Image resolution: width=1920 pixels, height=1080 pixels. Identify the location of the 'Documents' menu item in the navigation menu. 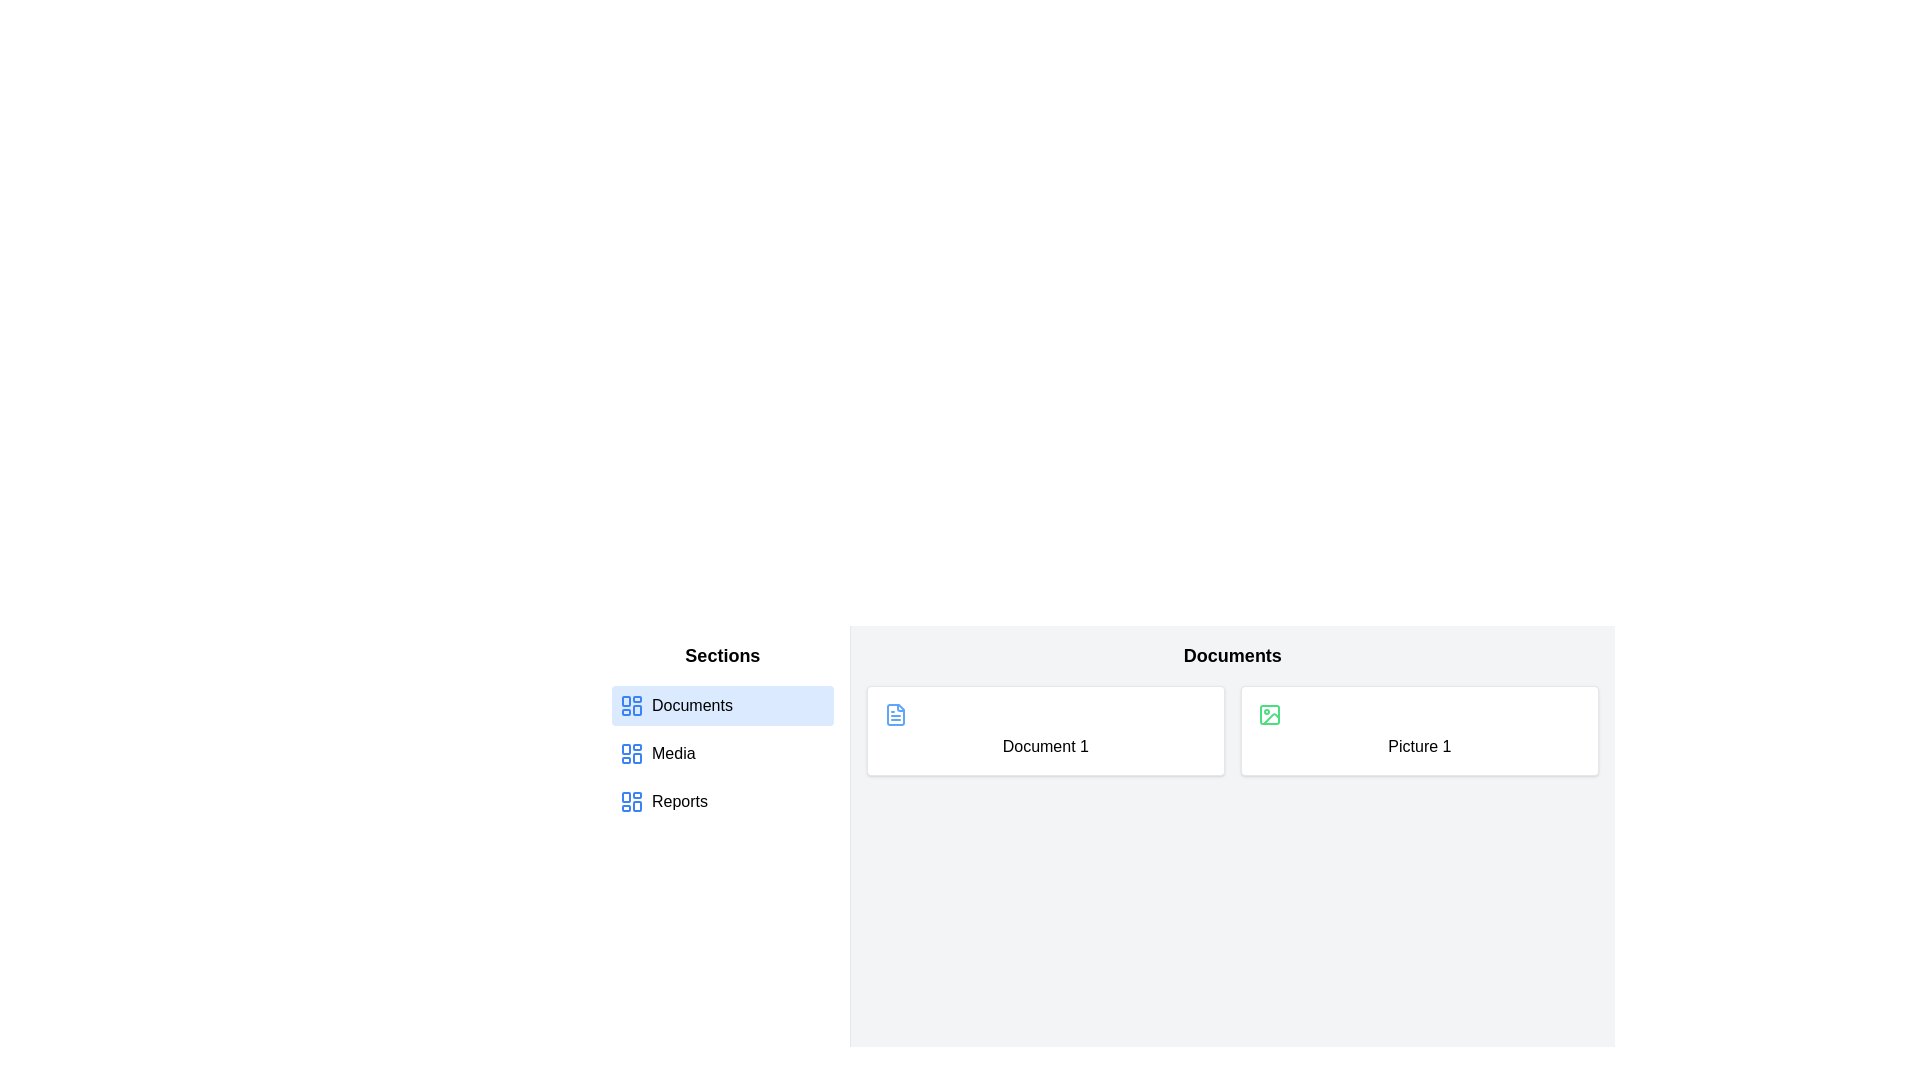
(721, 704).